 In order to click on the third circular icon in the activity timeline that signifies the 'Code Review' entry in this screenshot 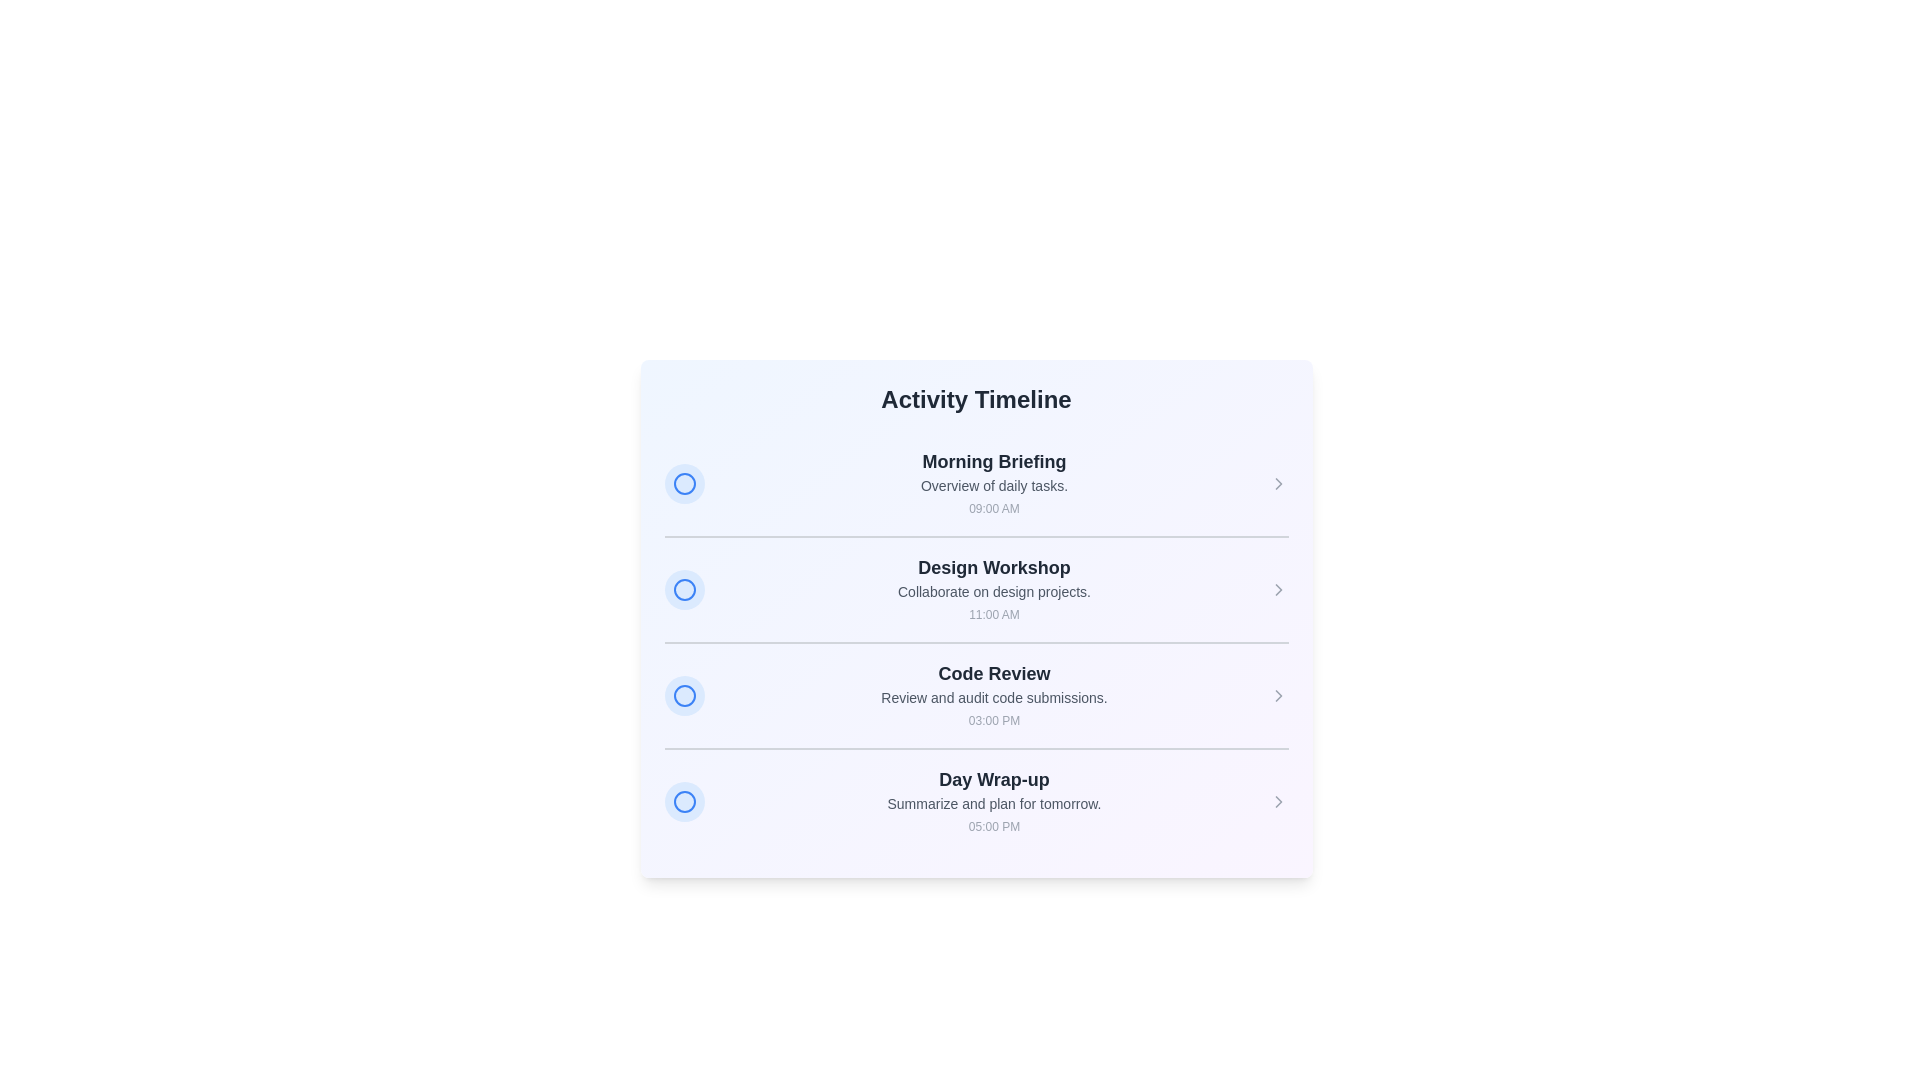, I will do `click(684, 694)`.